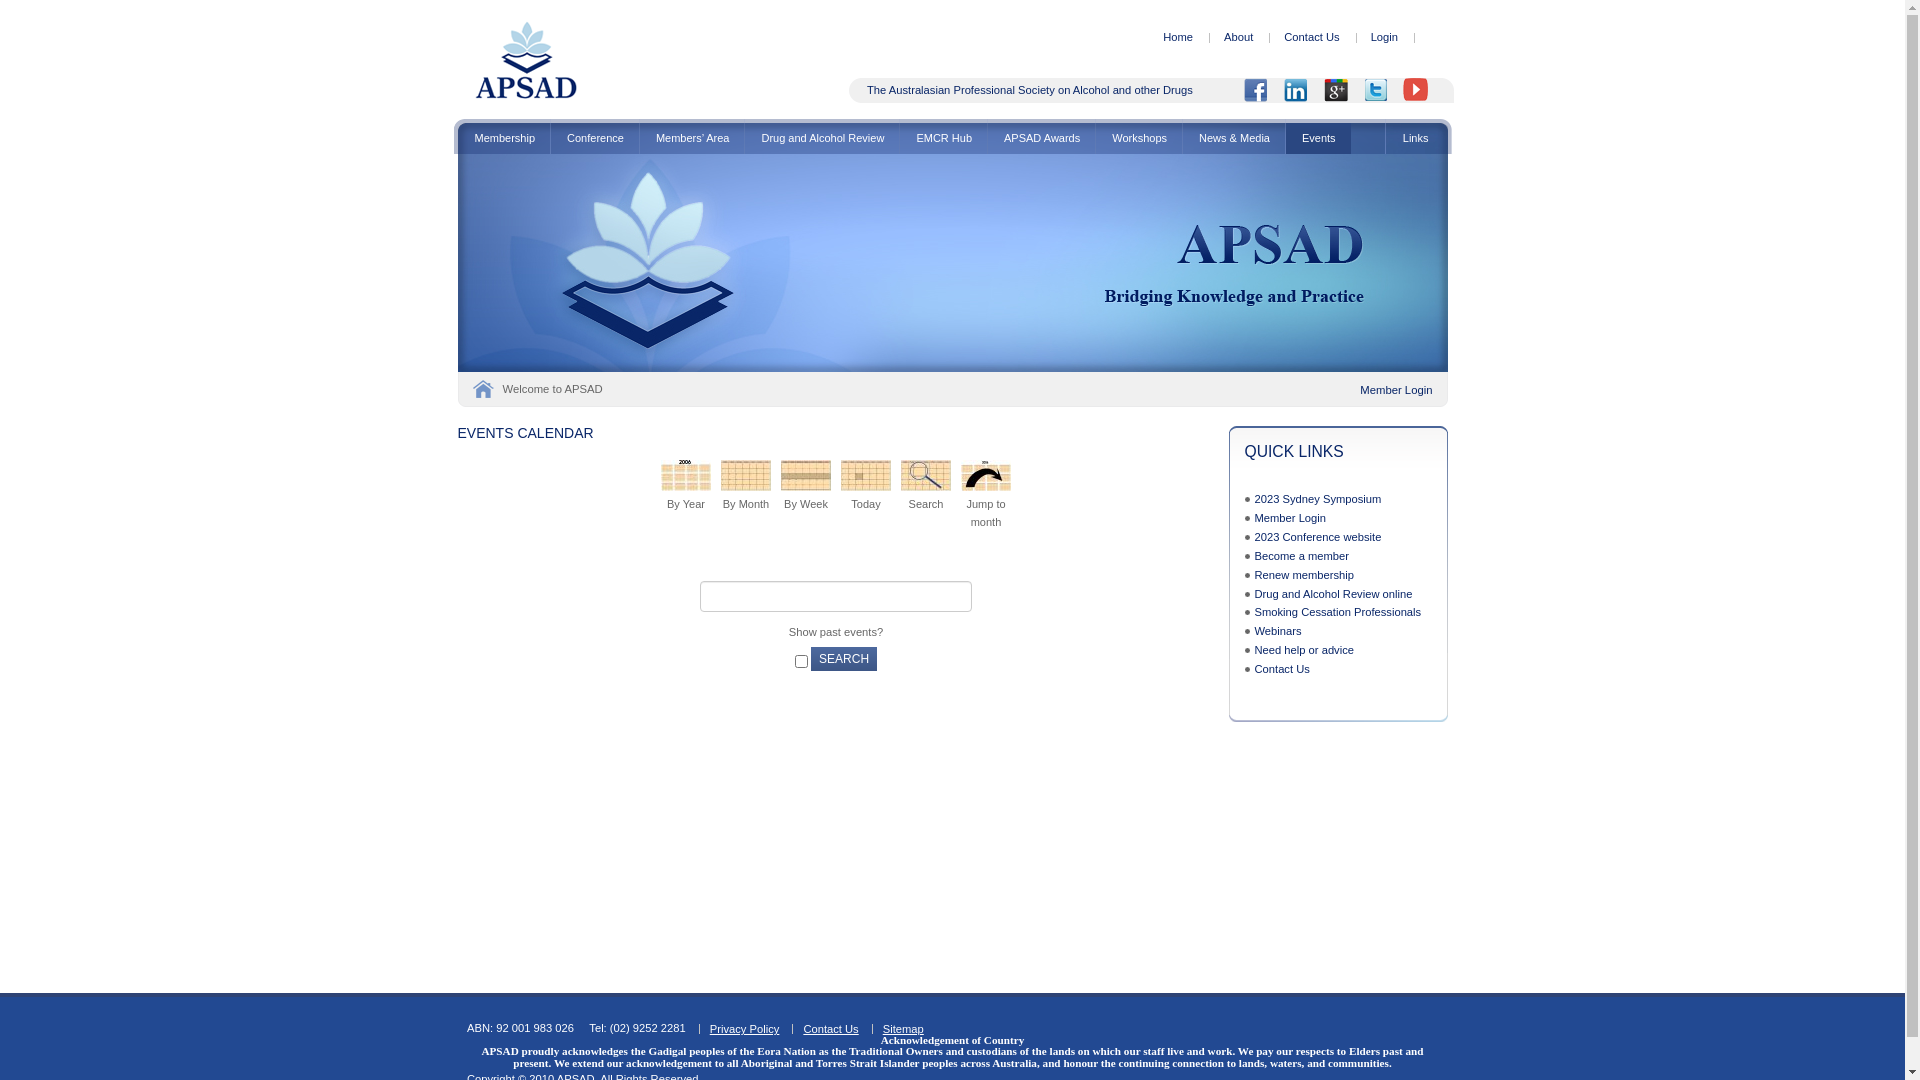  I want to click on 'Events', so click(1318, 137).